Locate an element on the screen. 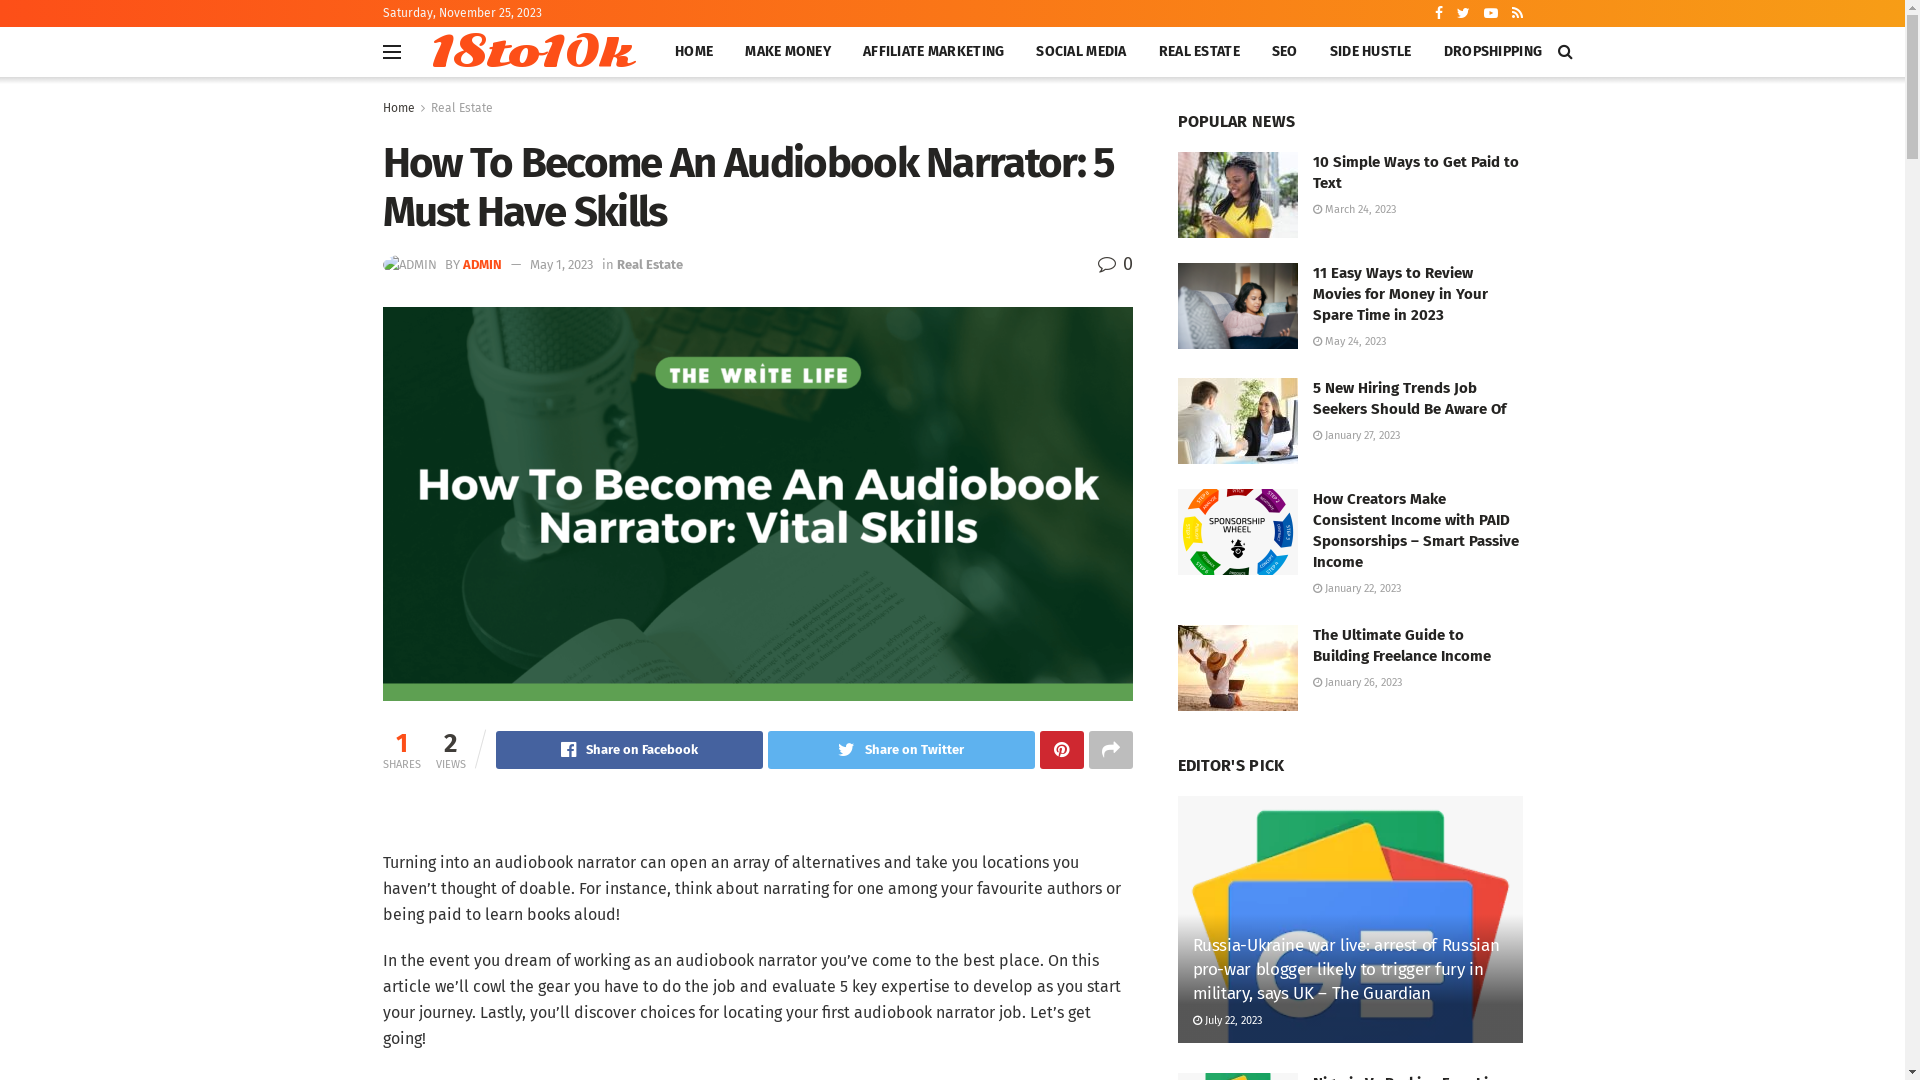 The image size is (1920, 1080). 'Share on Twitter' is located at coordinates (900, 749).